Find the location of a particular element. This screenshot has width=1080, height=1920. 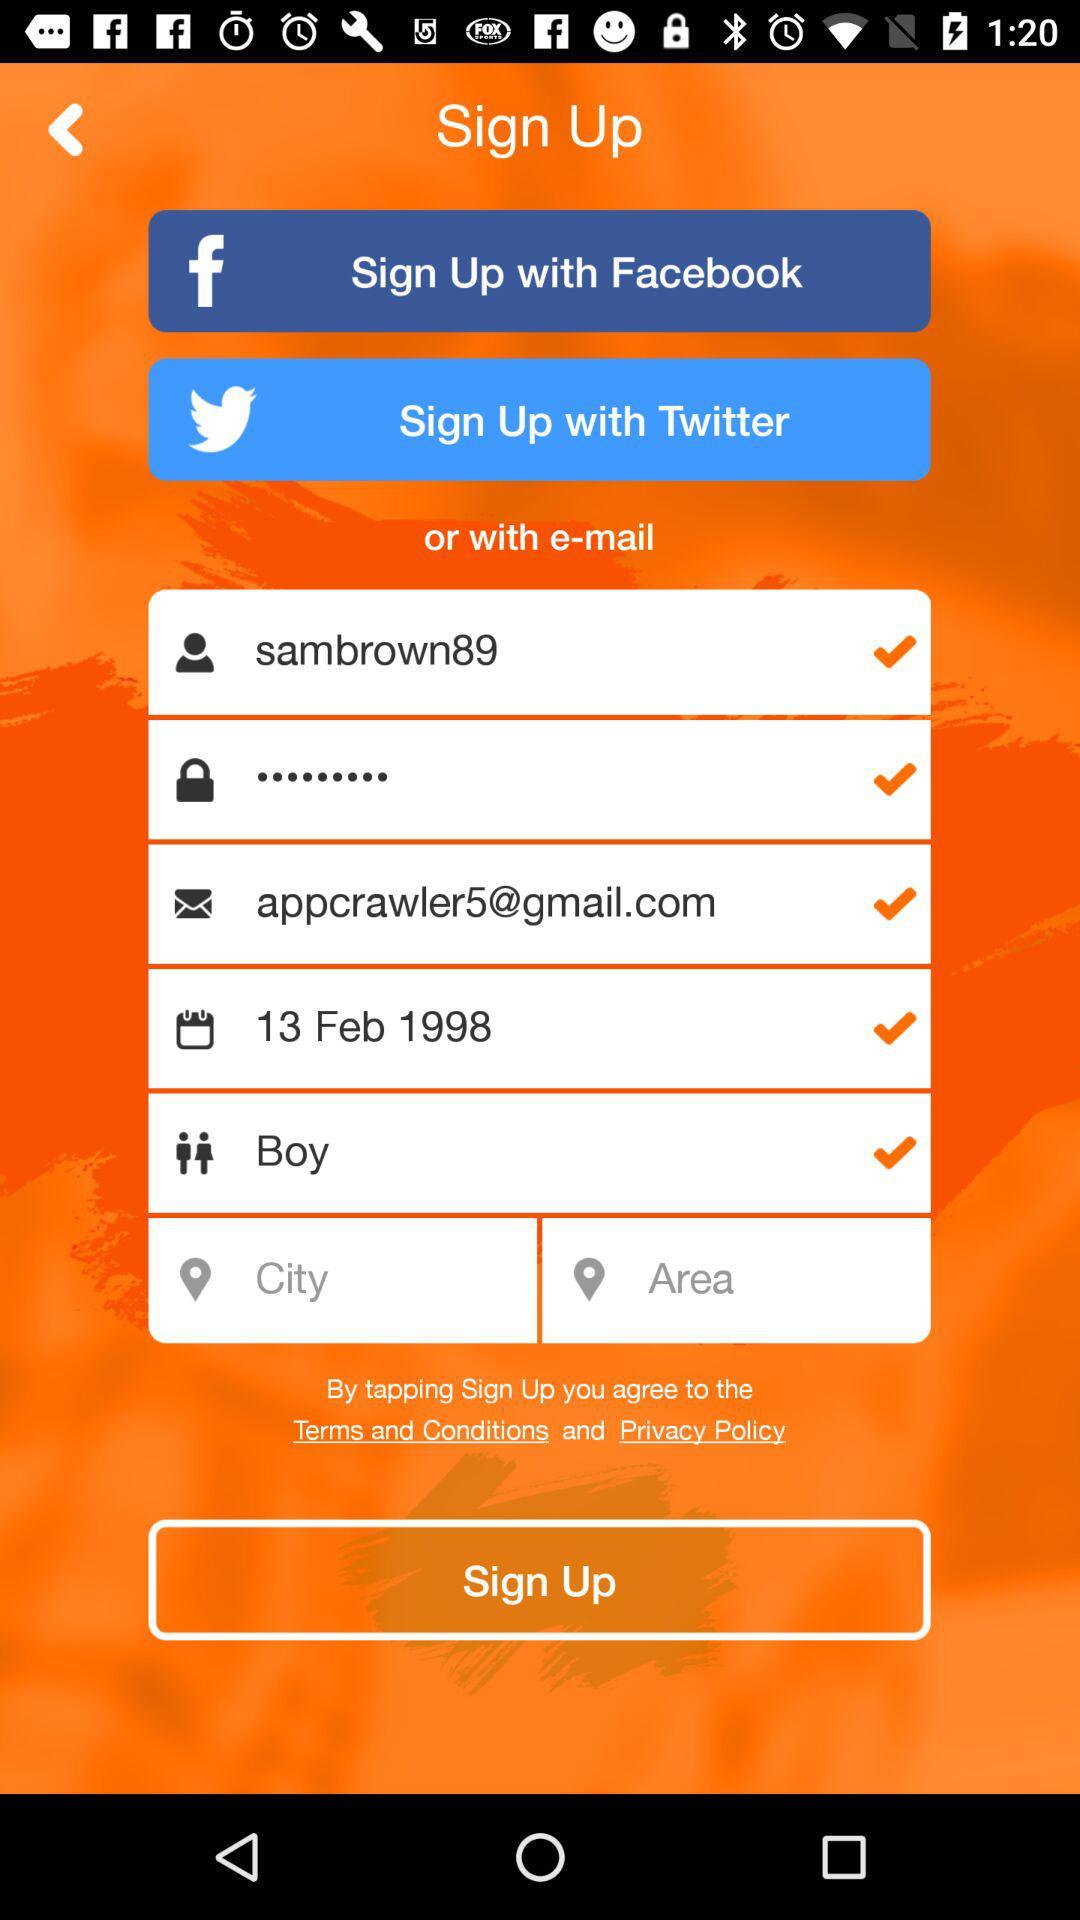

city field is located at coordinates (353, 1280).